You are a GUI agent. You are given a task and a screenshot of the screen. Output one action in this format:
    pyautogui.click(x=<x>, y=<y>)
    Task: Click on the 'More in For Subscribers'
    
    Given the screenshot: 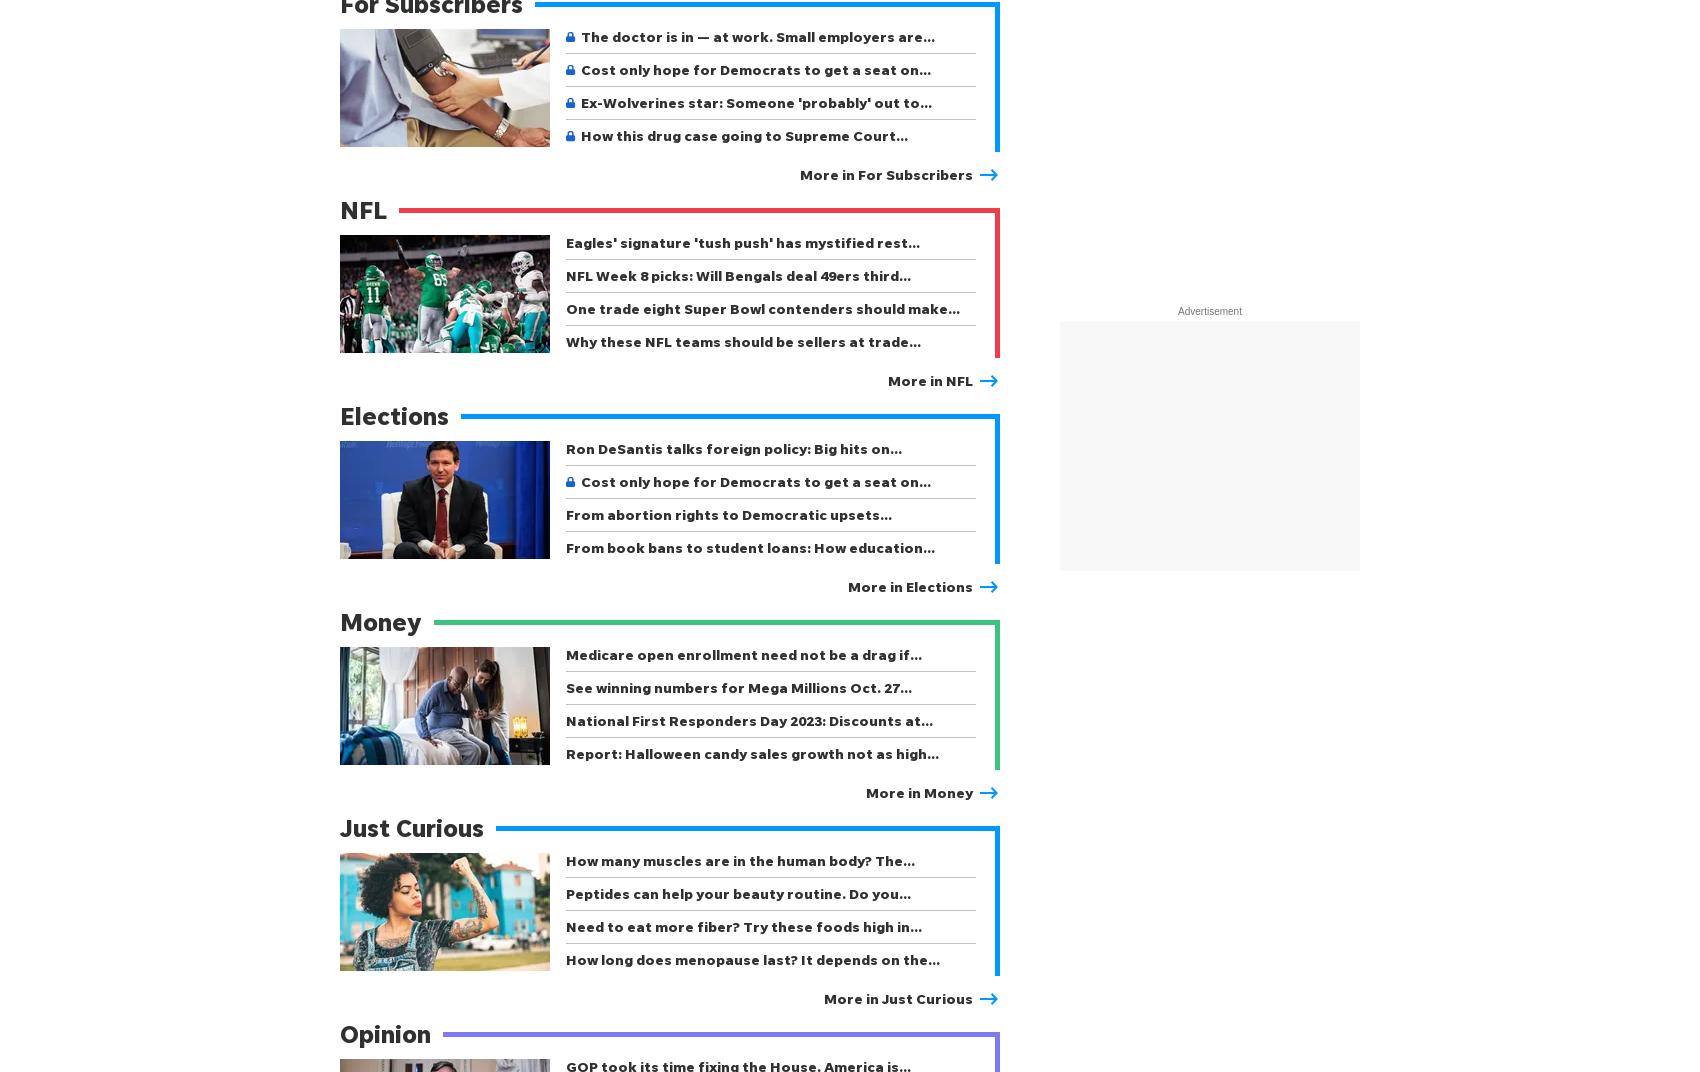 What is the action you would take?
    pyautogui.click(x=886, y=173)
    